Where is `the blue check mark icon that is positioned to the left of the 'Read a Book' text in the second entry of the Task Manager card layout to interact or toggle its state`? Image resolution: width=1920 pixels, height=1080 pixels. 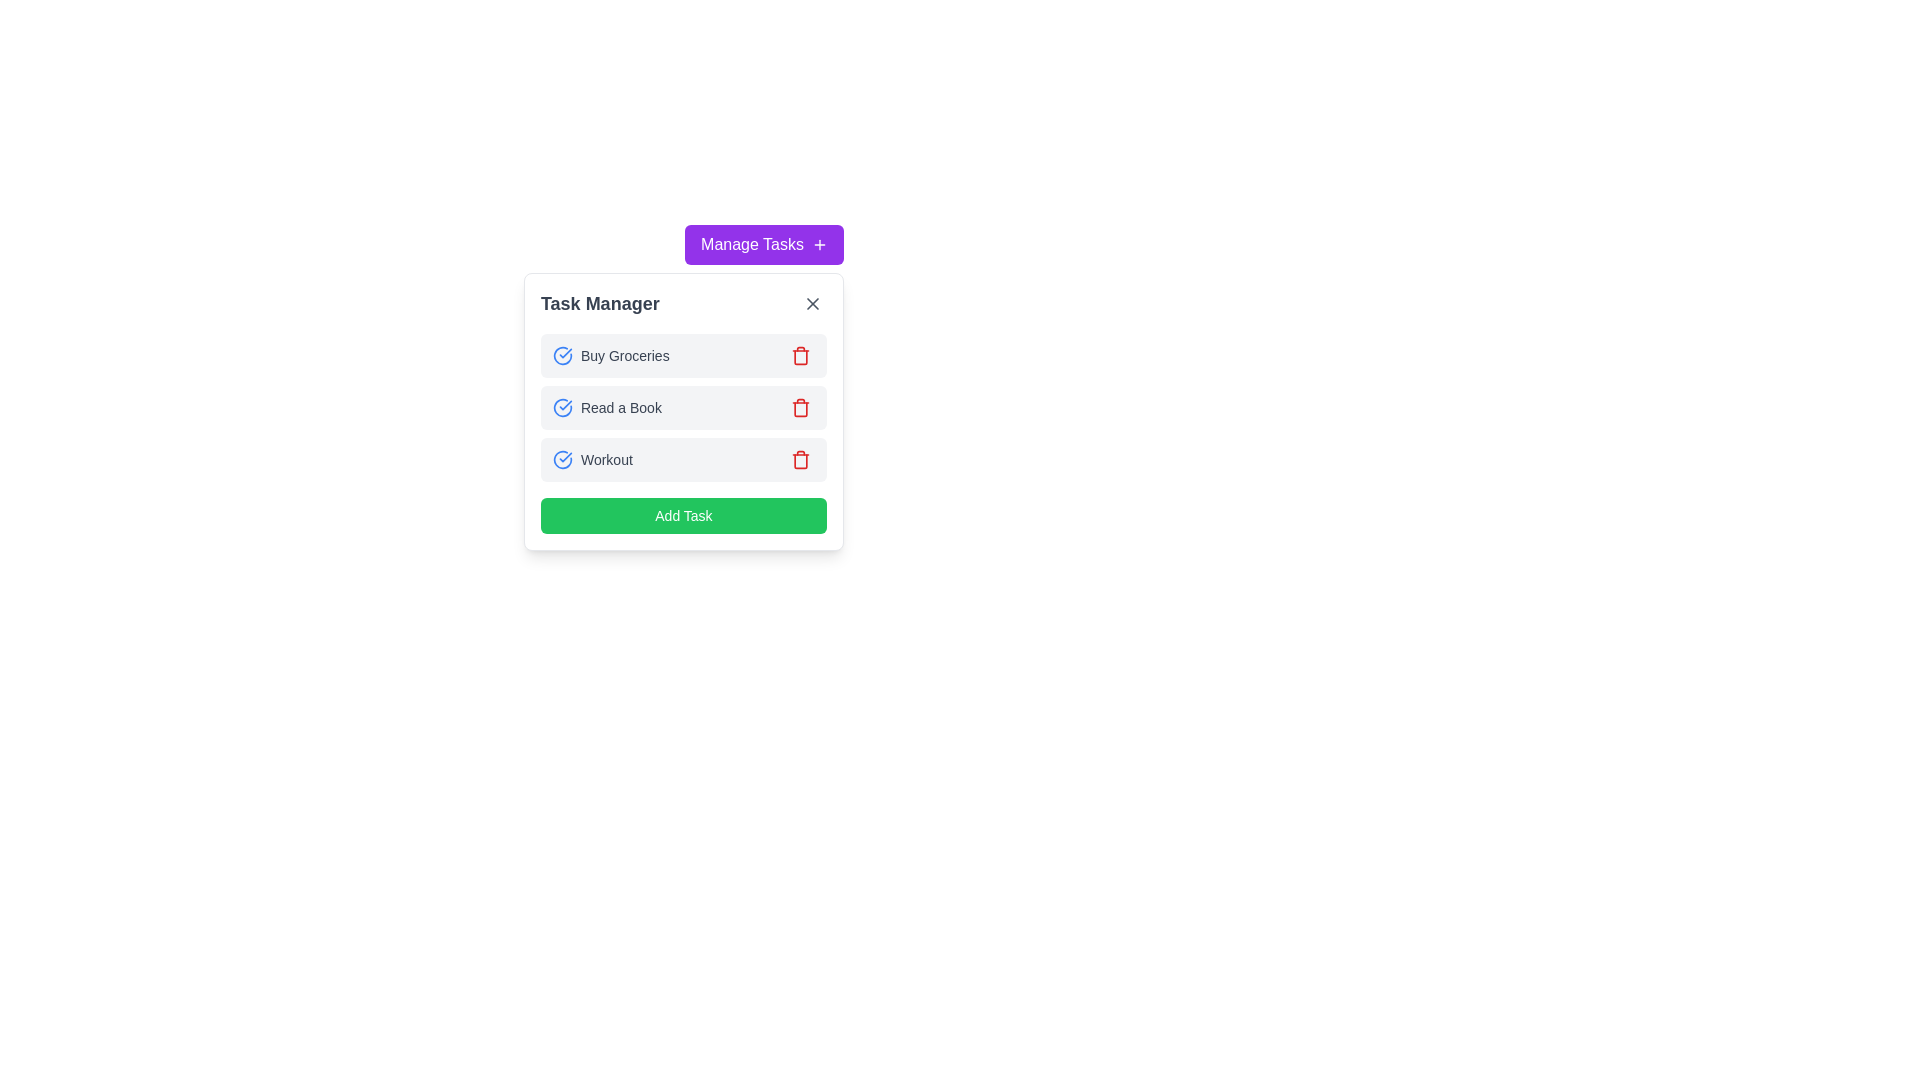 the blue check mark icon that is positioned to the left of the 'Read a Book' text in the second entry of the Task Manager card layout to interact or toggle its state is located at coordinates (561, 407).